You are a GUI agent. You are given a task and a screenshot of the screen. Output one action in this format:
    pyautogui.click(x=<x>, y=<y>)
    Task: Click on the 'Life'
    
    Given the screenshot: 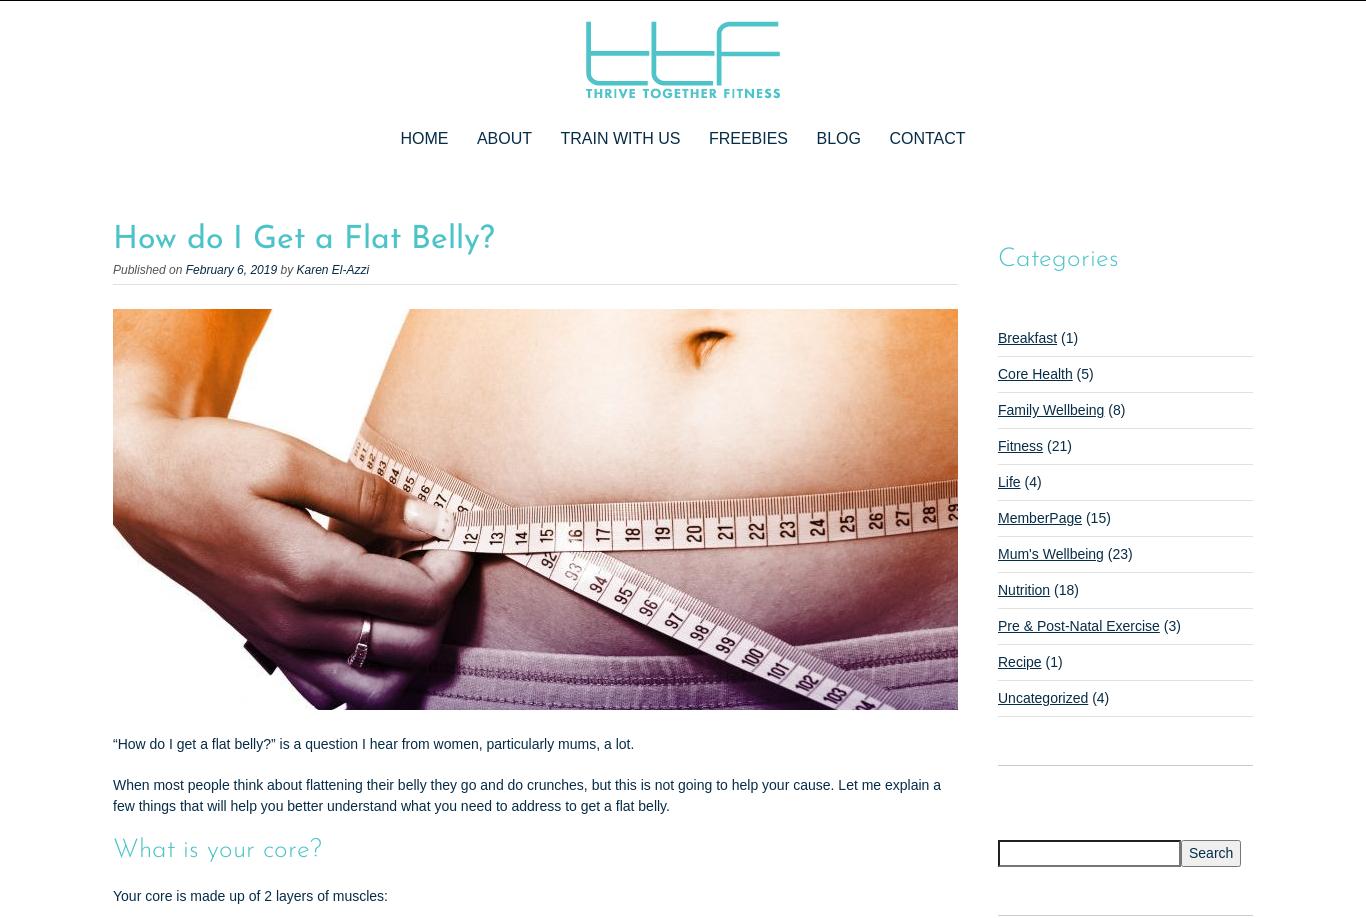 What is the action you would take?
    pyautogui.click(x=997, y=482)
    